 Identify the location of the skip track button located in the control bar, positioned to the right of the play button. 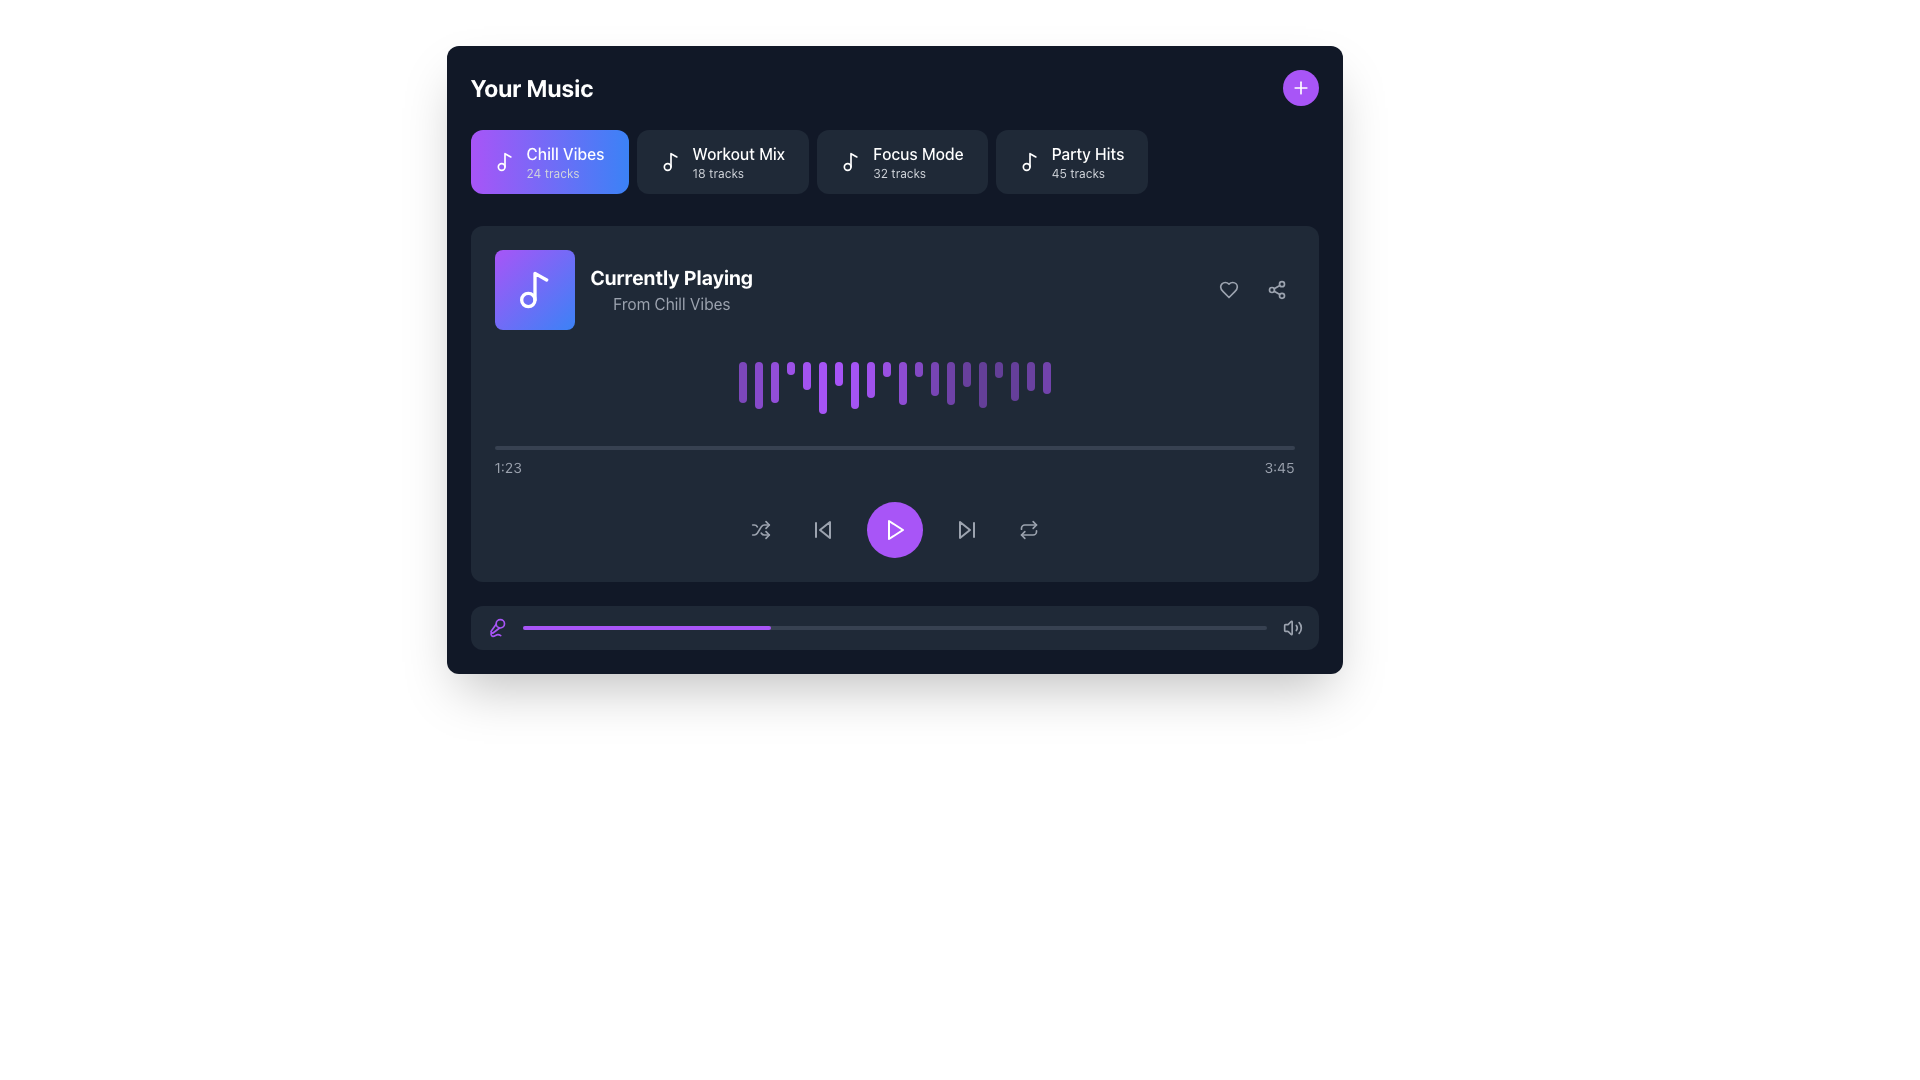
(966, 529).